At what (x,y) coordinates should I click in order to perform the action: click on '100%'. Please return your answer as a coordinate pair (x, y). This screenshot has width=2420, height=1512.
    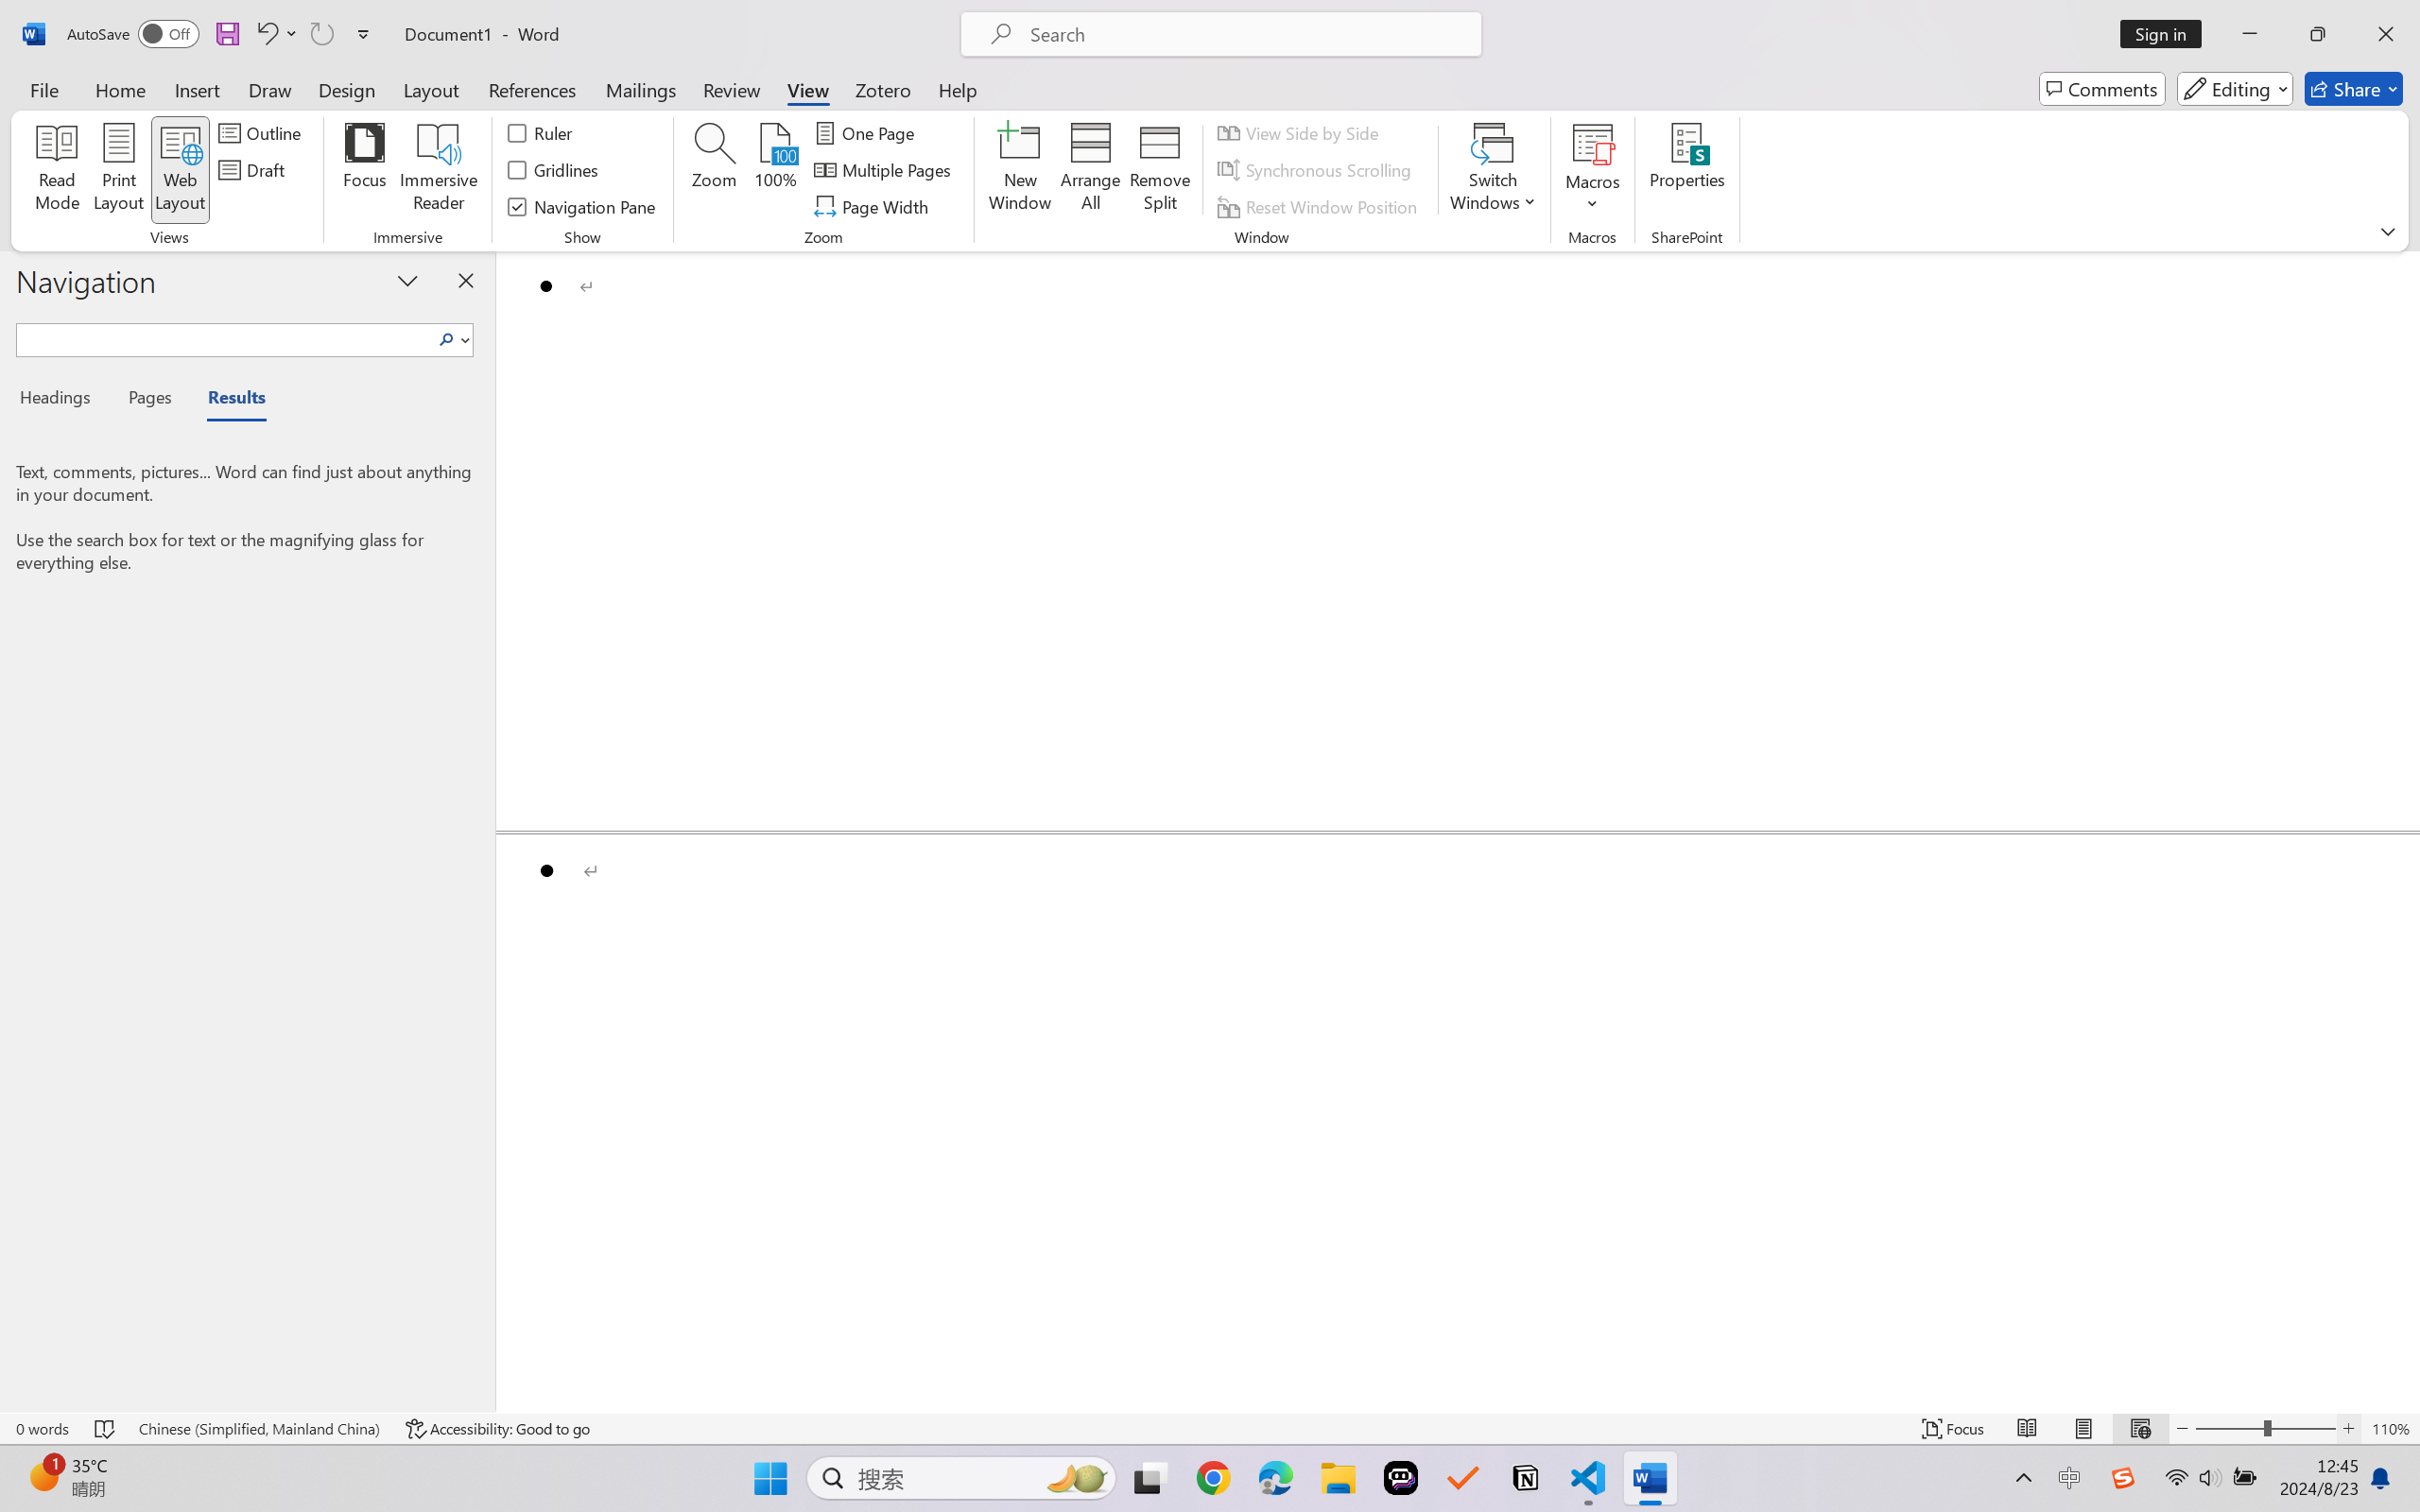
    Looking at the image, I should click on (775, 170).